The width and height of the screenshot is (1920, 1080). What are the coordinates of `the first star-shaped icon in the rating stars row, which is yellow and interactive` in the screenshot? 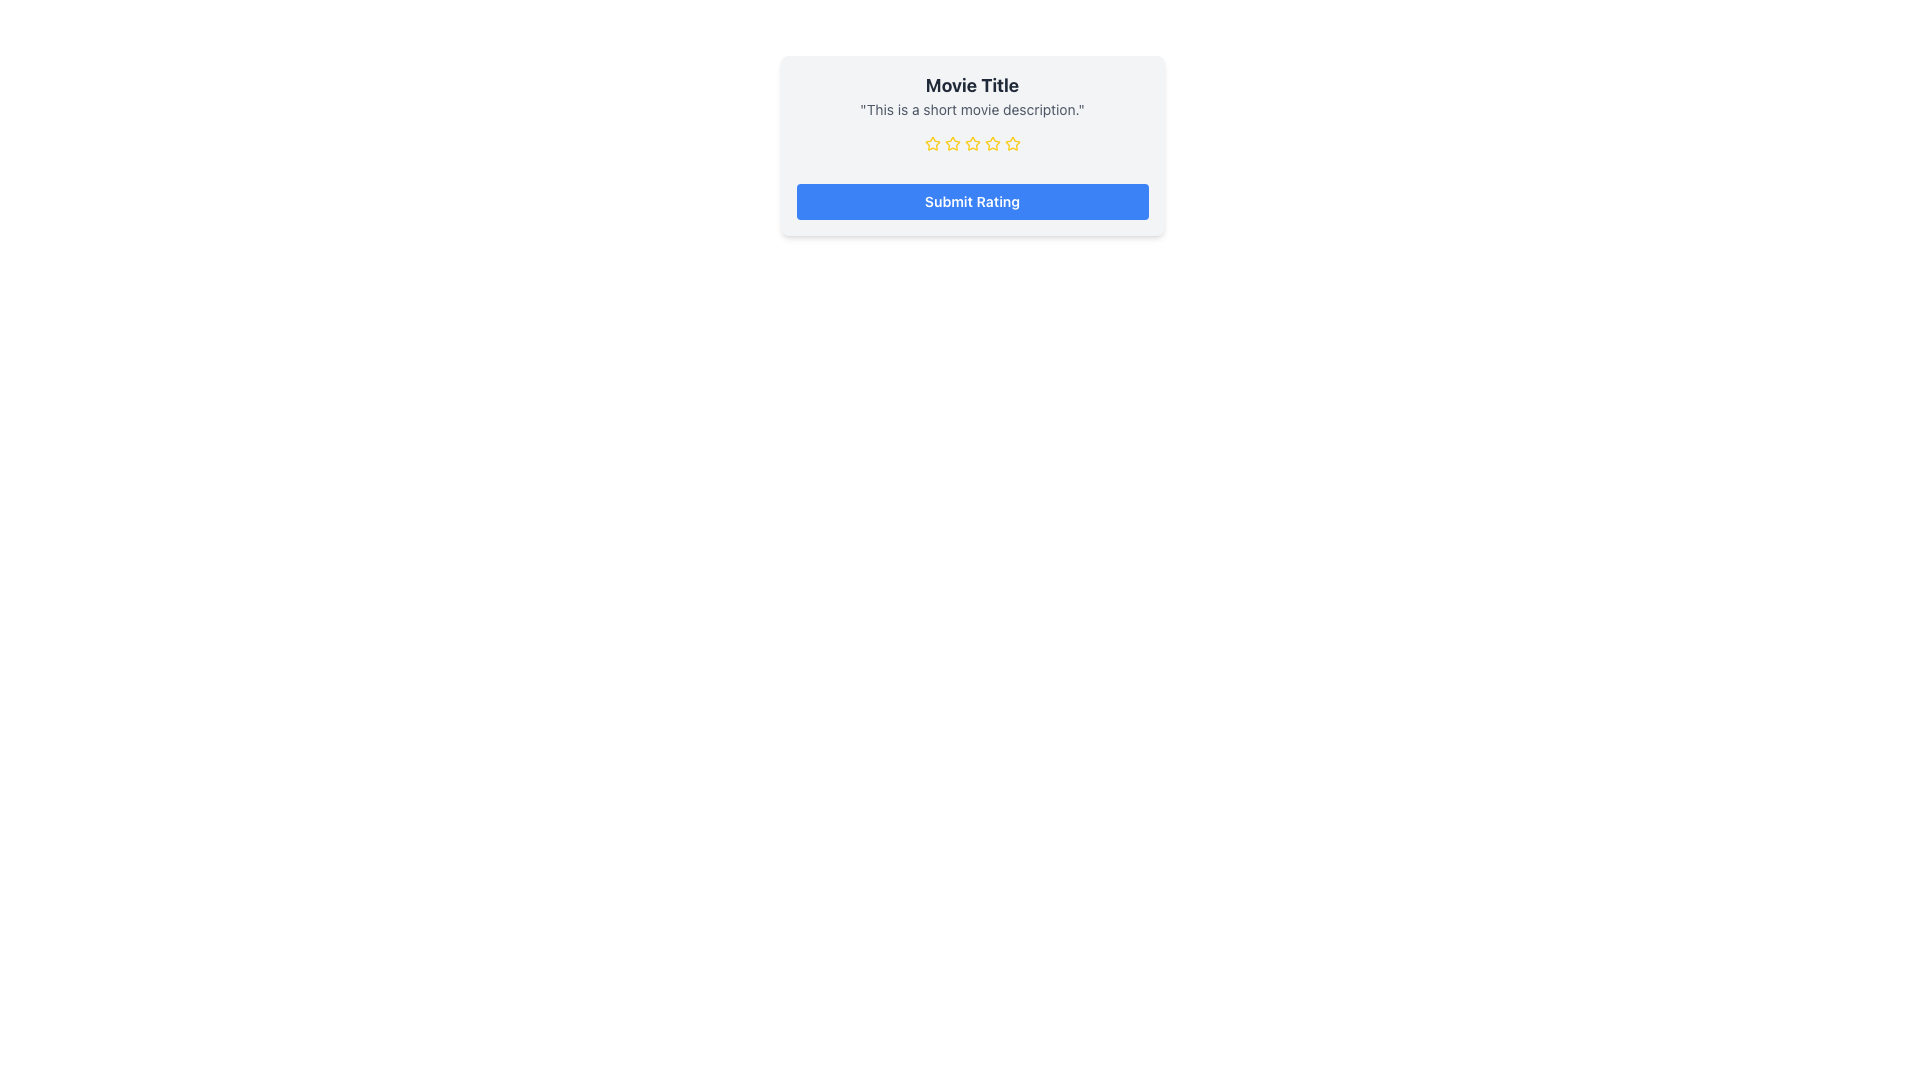 It's located at (931, 142).